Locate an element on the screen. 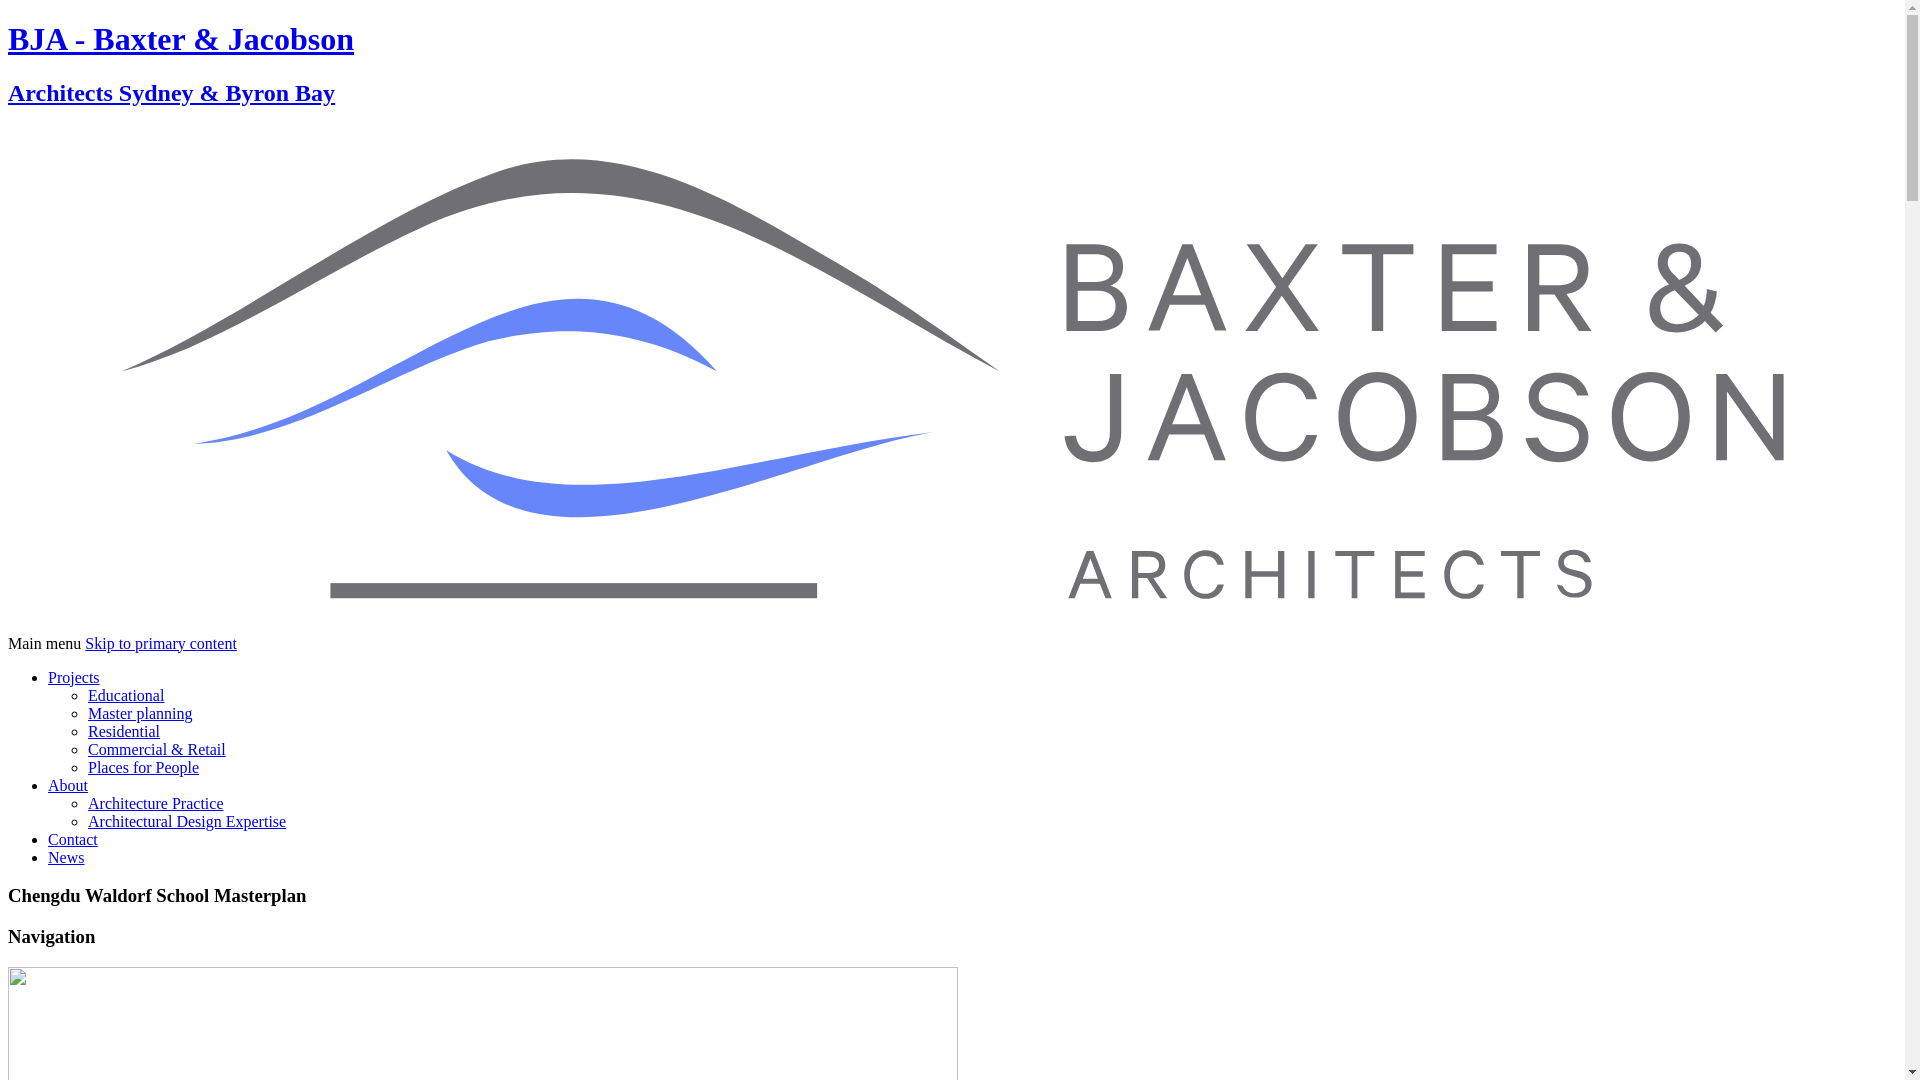 The height and width of the screenshot is (1080, 1920). 'Architectural Design Expertise' is located at coordinates (187, 820).